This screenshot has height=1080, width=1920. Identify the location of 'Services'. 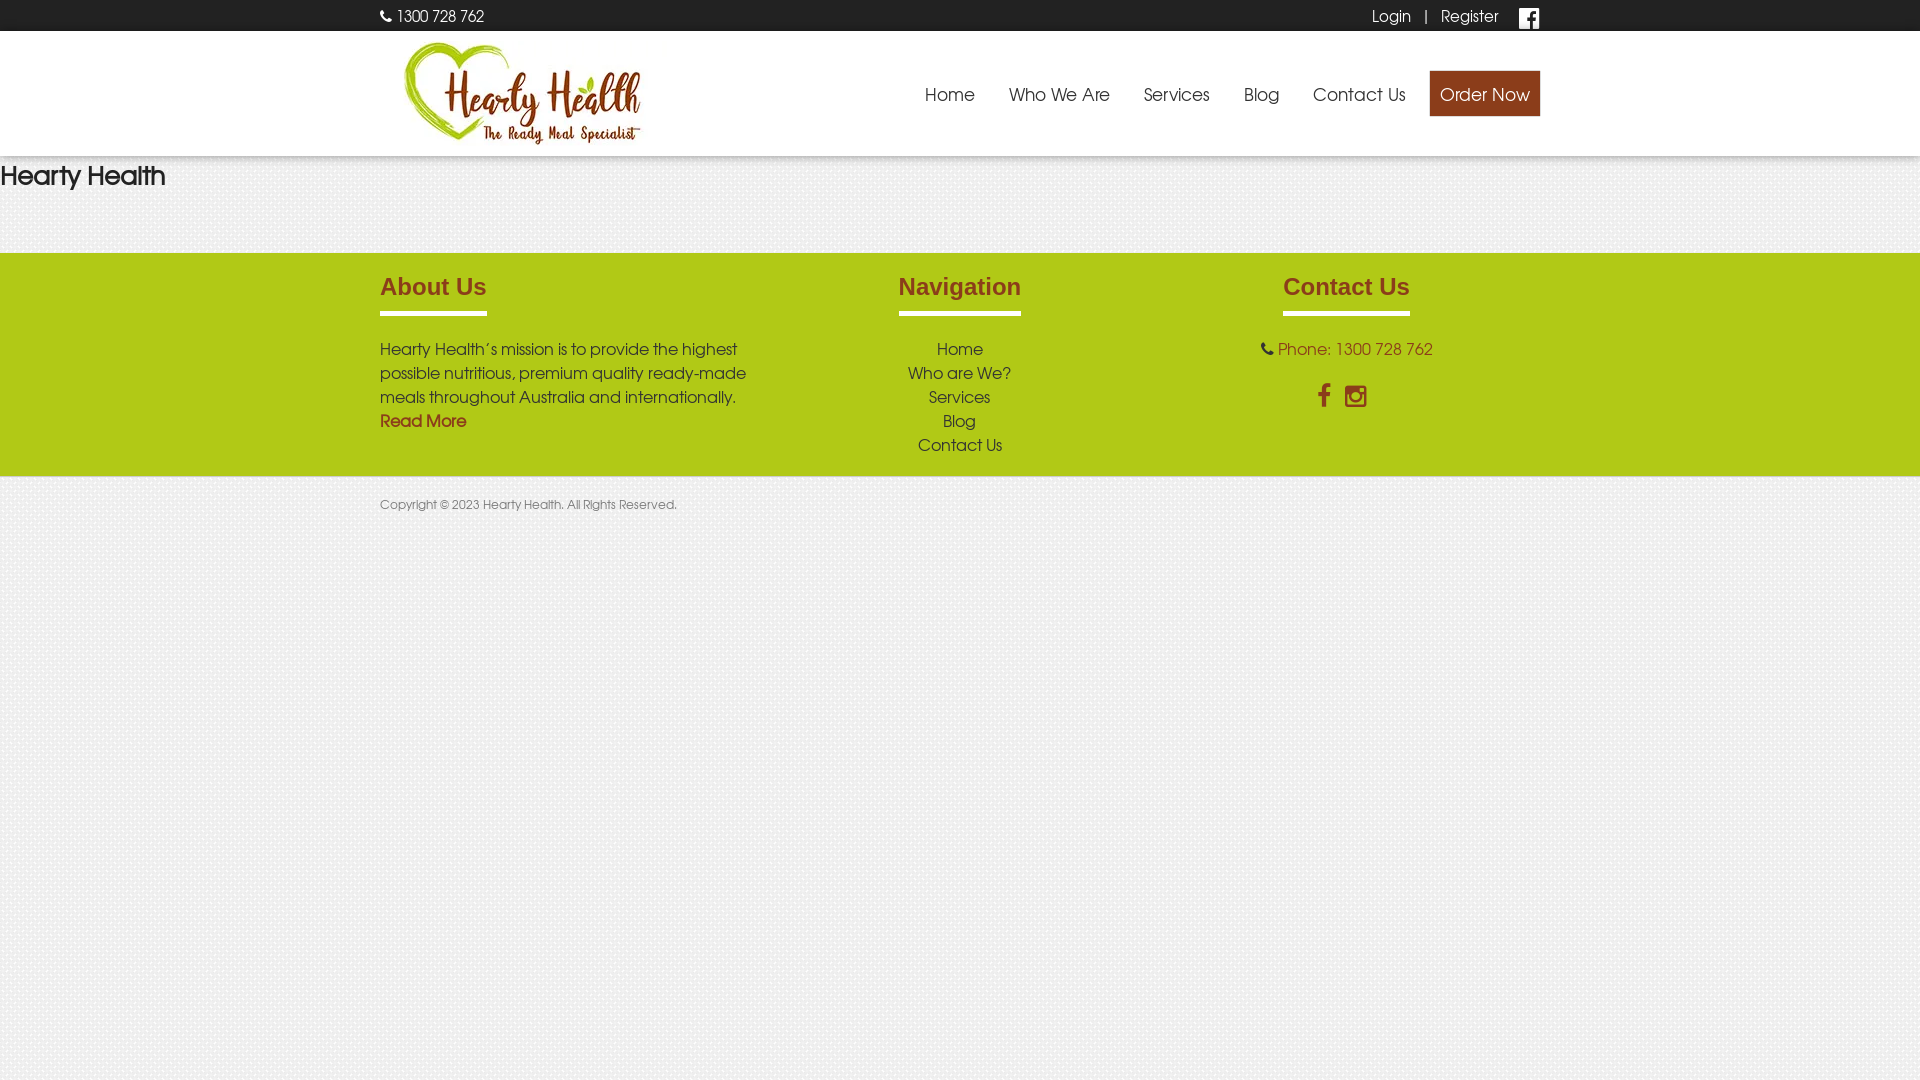
(958, 396).